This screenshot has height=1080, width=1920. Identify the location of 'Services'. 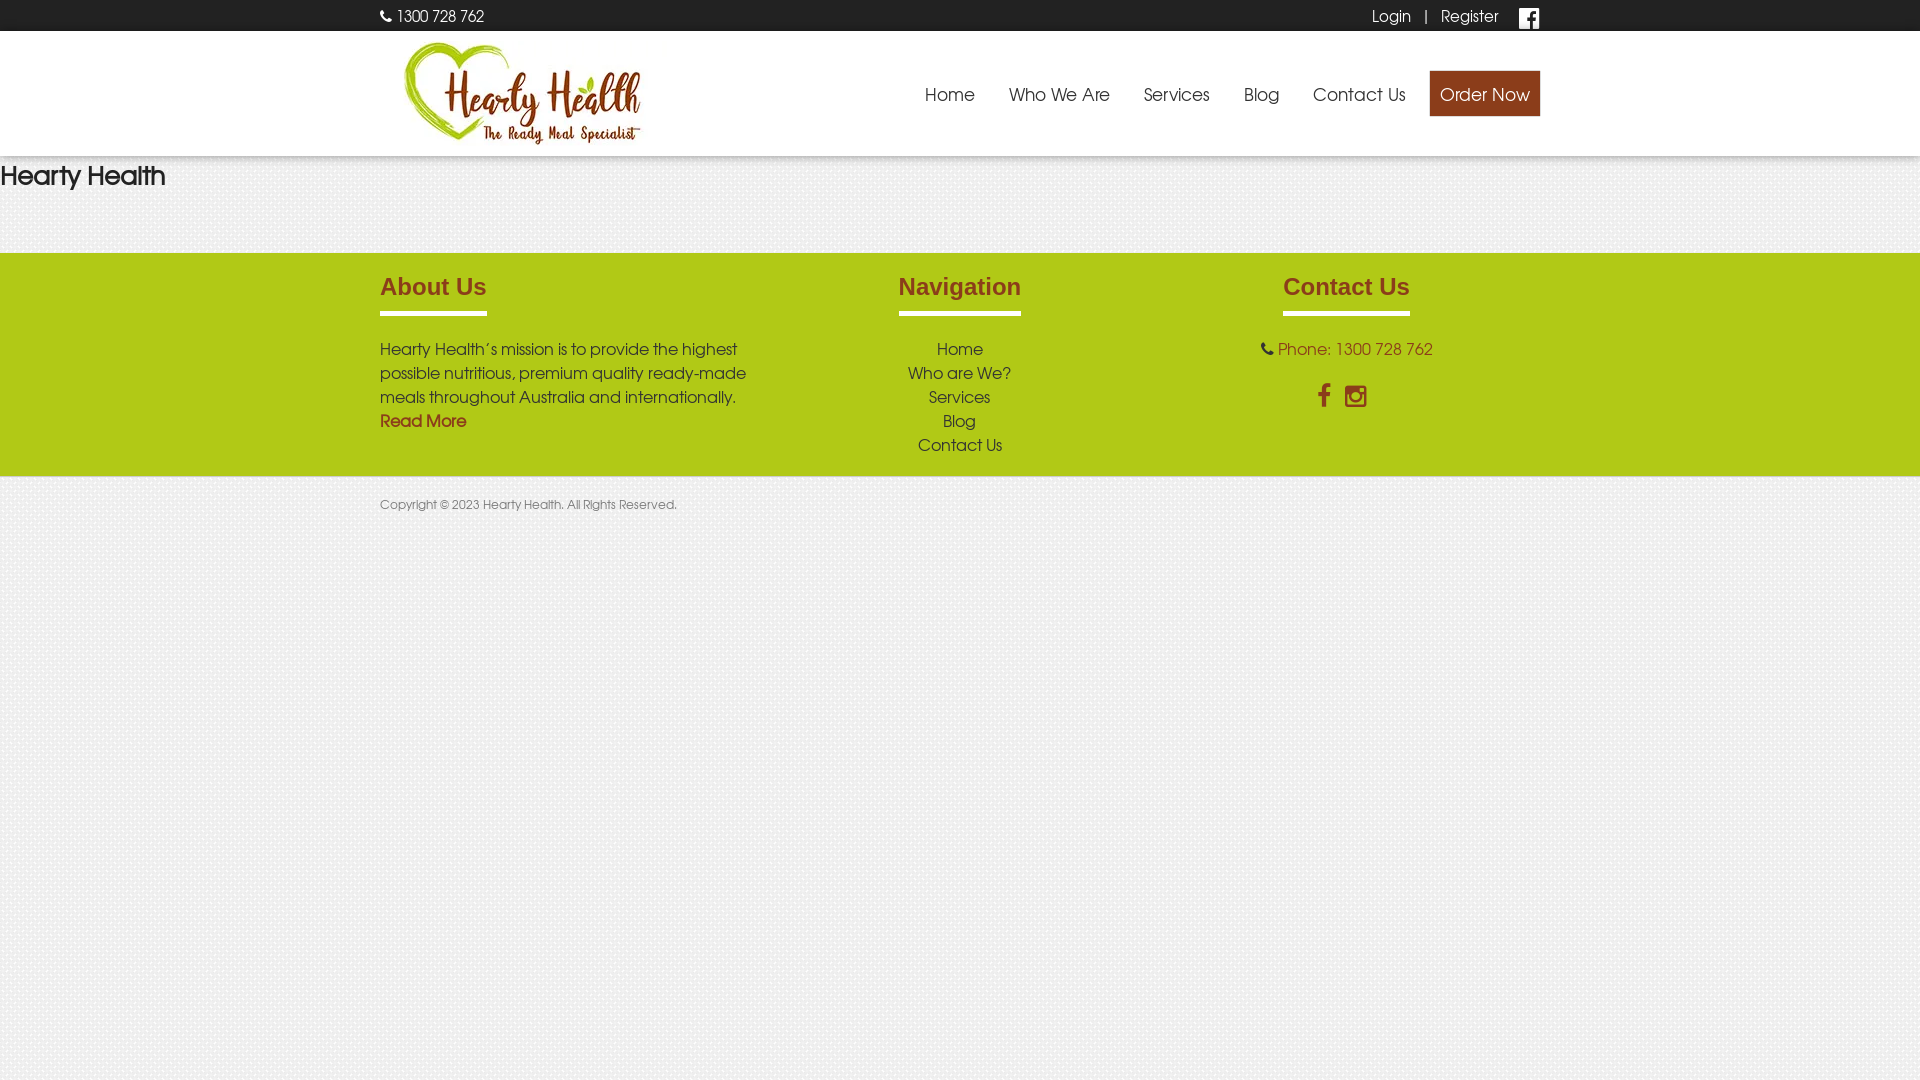
(958, 396).